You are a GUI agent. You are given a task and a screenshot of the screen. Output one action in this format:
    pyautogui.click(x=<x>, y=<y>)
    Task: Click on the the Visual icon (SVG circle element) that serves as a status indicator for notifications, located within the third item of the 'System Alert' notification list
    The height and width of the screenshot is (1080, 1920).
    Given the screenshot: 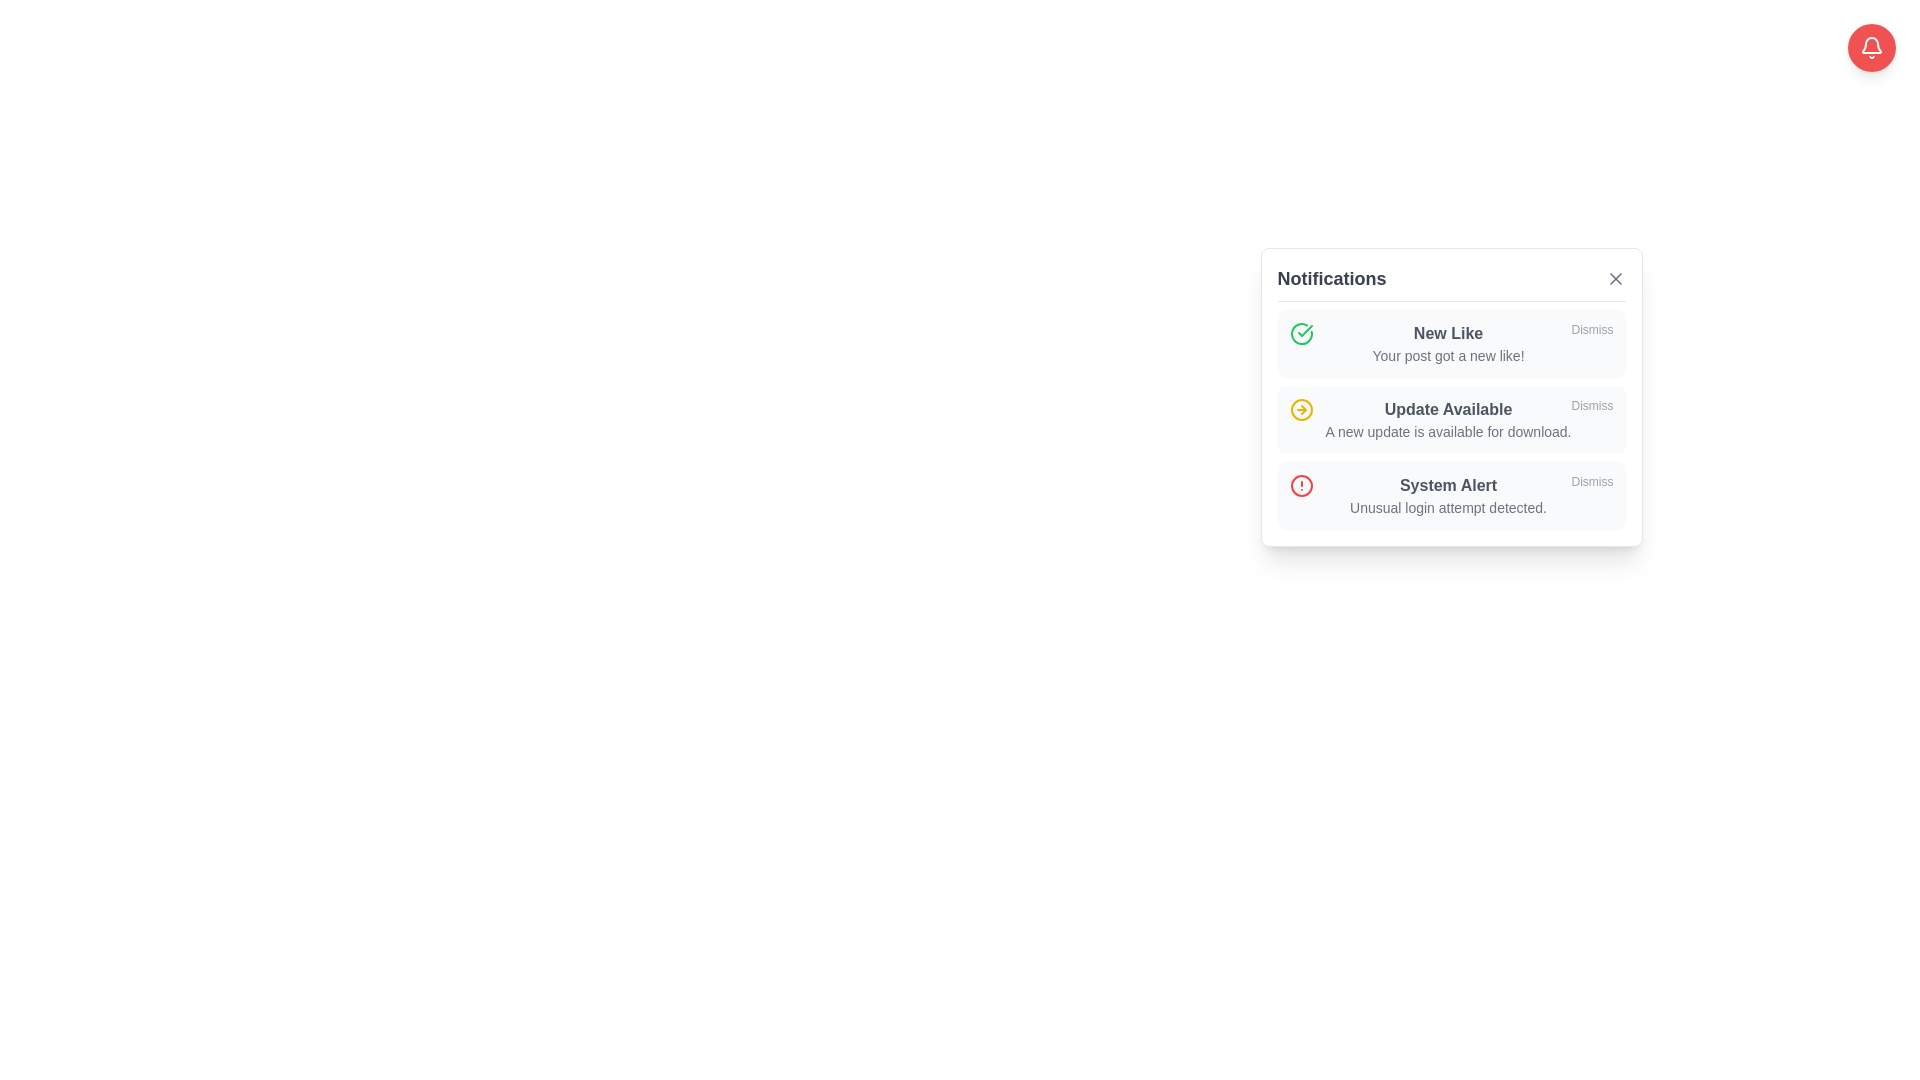 What is the action you would take?
    pyautogui.click(x=1301, y=486)
    